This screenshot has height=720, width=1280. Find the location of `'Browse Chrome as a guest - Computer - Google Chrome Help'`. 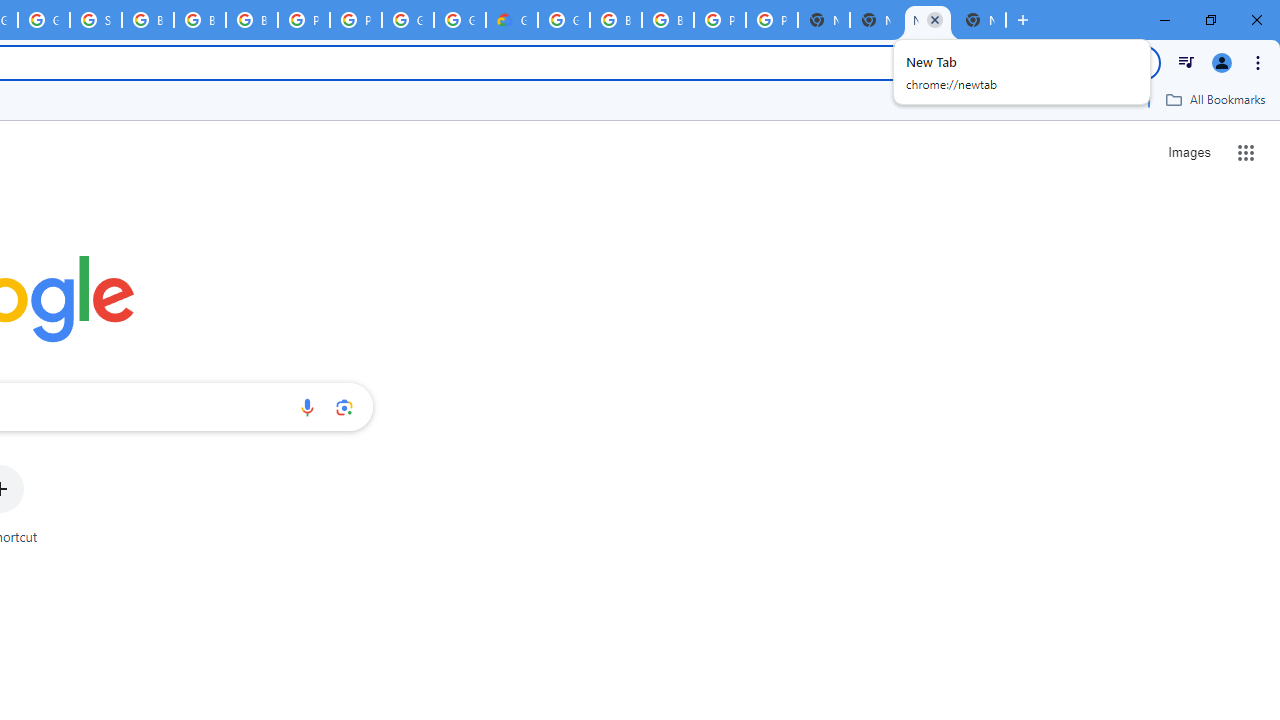

'Browse Chrome as a guest - Computer - Google Chrome Help' is located at coordinates (146, 20).